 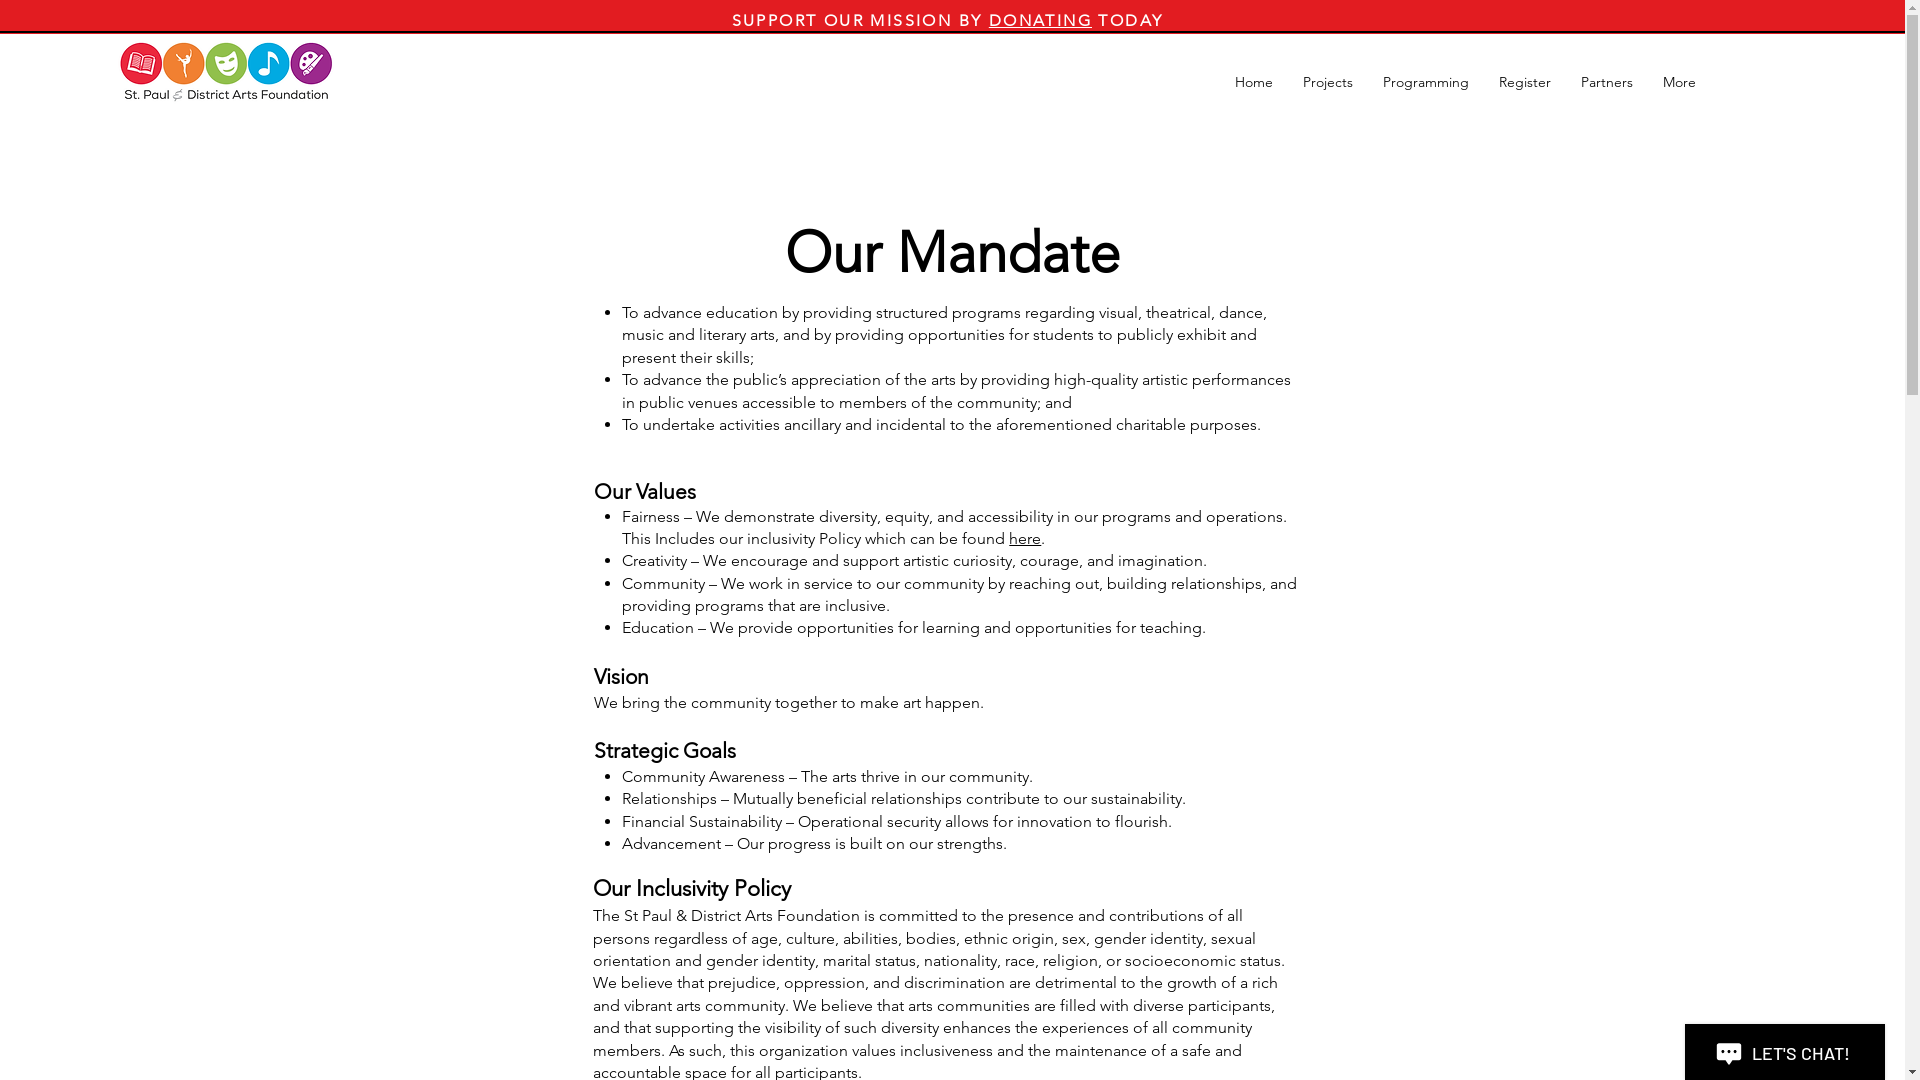 What do you see at coordinates (1424, 80) in the screenshot?
I see `'Programming'` at bounding box center [1424, 80].